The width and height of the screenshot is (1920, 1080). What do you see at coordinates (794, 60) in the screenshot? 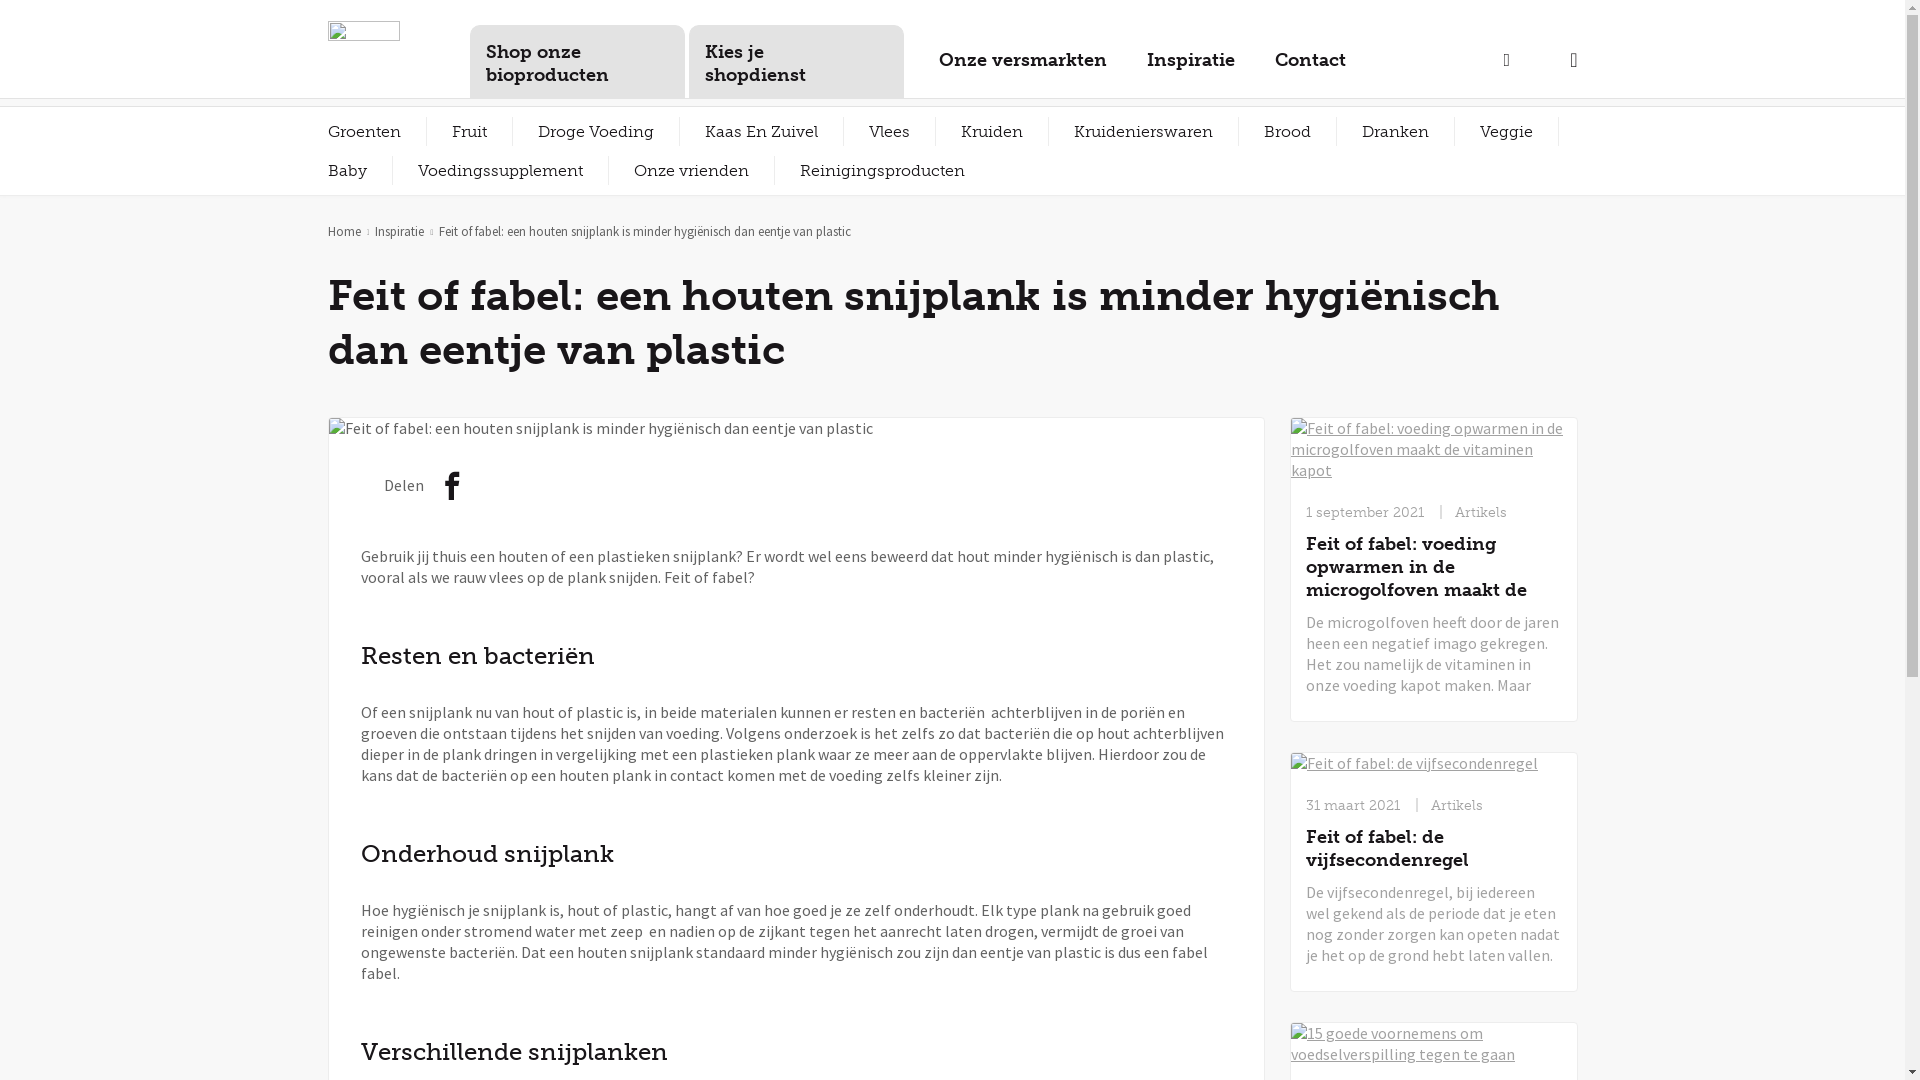
I see `'Kies je shopdienst'` at bounding box center [794, 60].